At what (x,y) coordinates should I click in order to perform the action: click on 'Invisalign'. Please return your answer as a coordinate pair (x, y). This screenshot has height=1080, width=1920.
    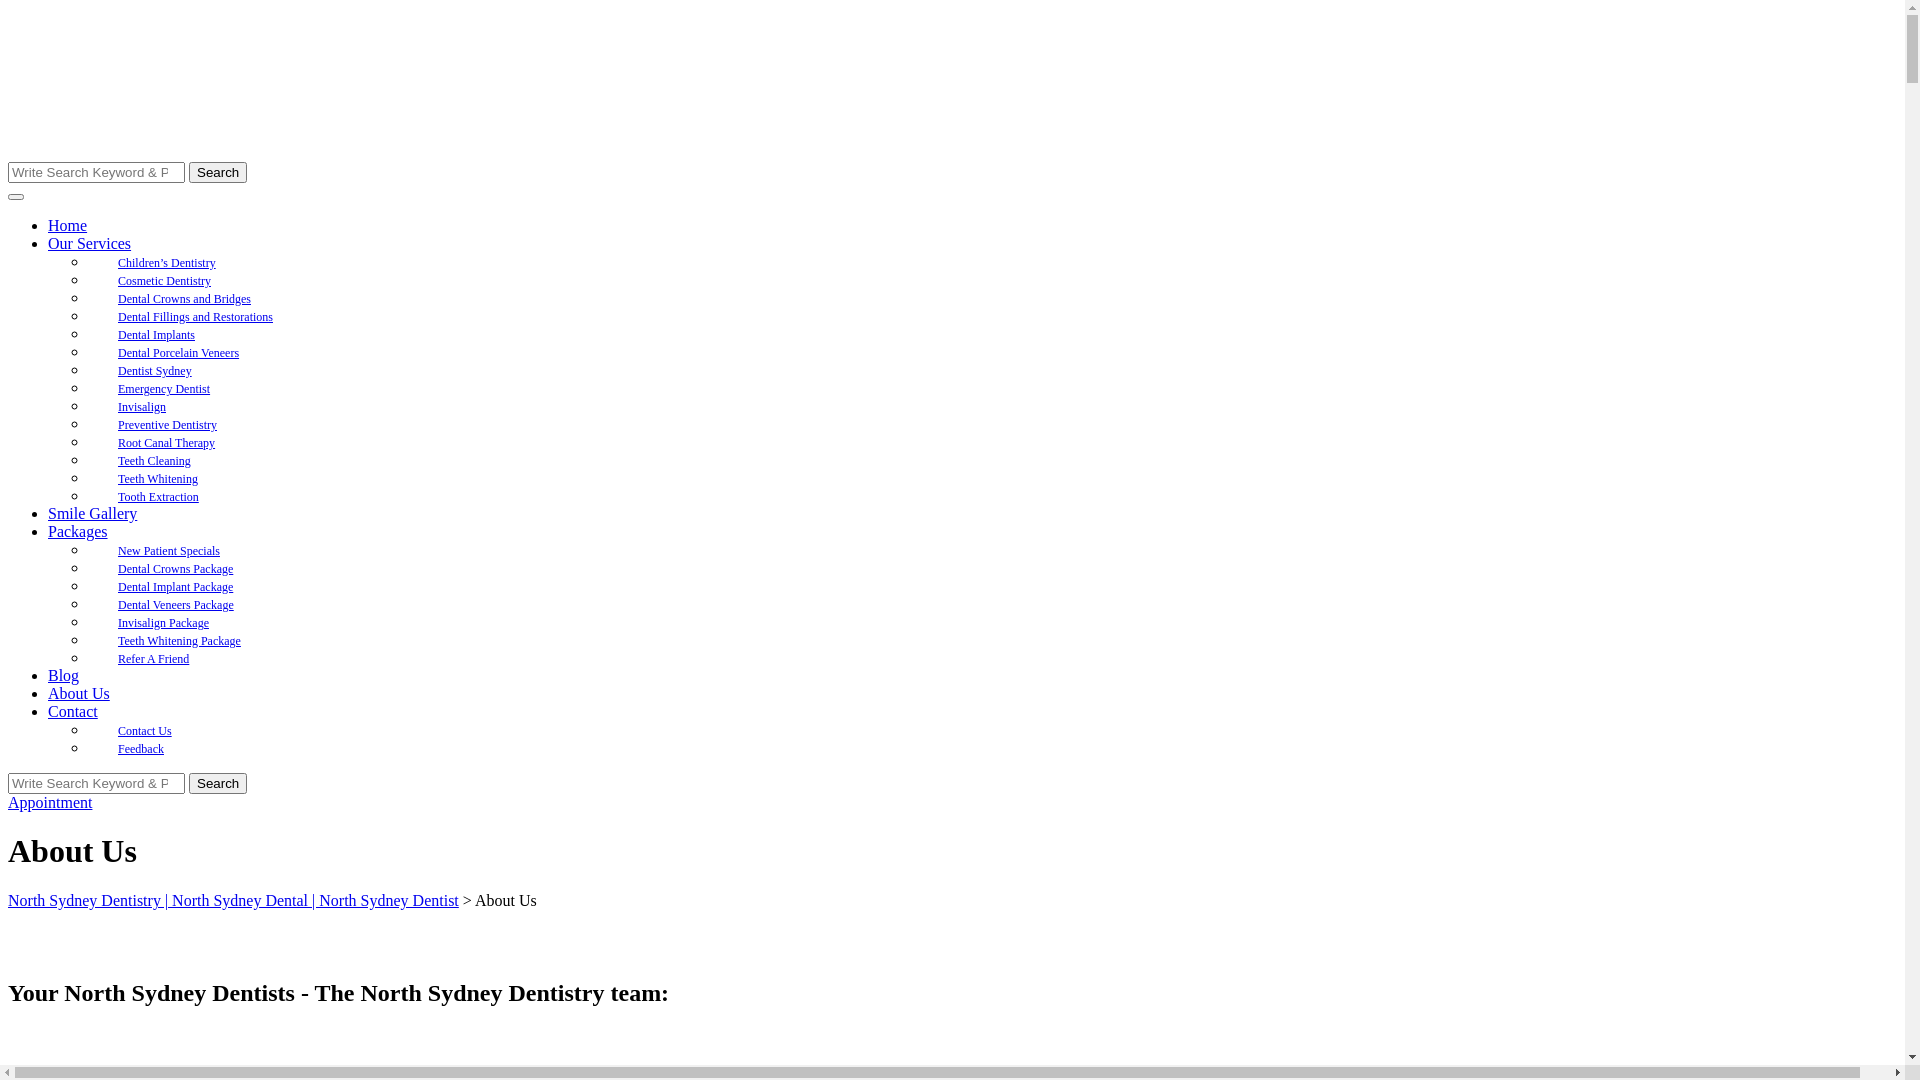
    Looking at the image, I should click on (141, 406).